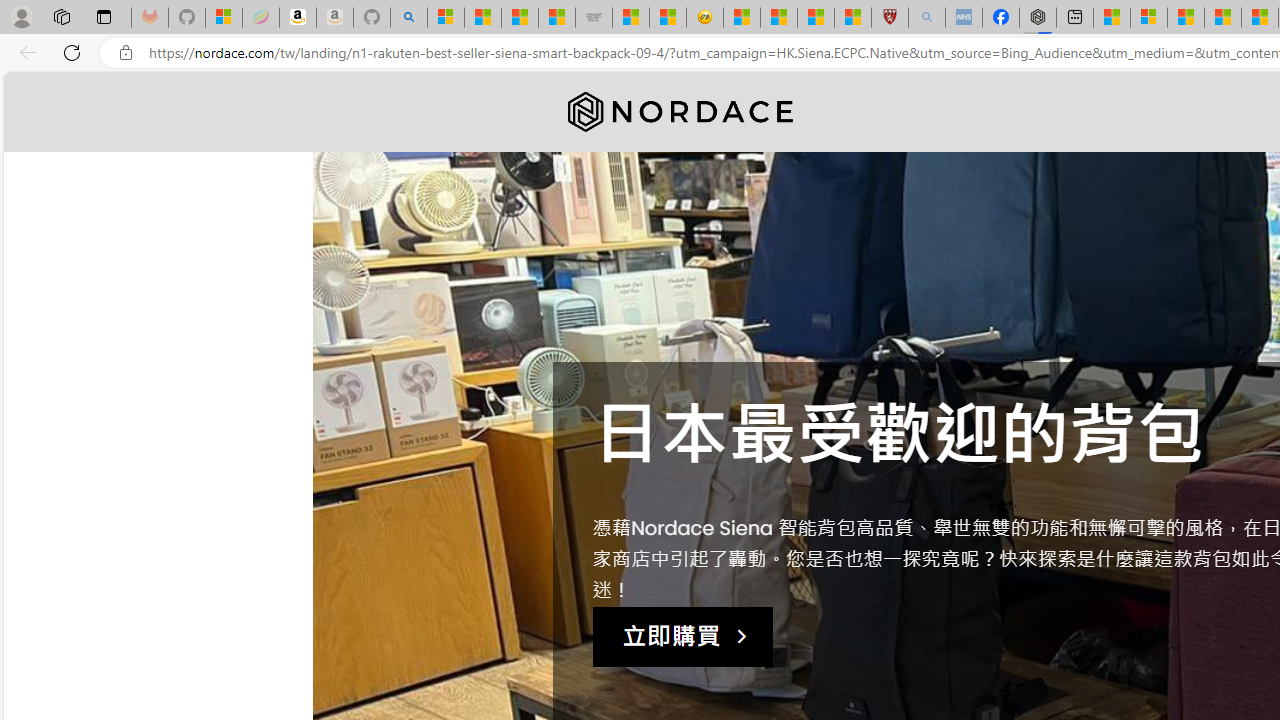  What do you see at coordinates (1074, 17) in the screenshot?
I see `'New tab'` at bounding box center [1074, 17].